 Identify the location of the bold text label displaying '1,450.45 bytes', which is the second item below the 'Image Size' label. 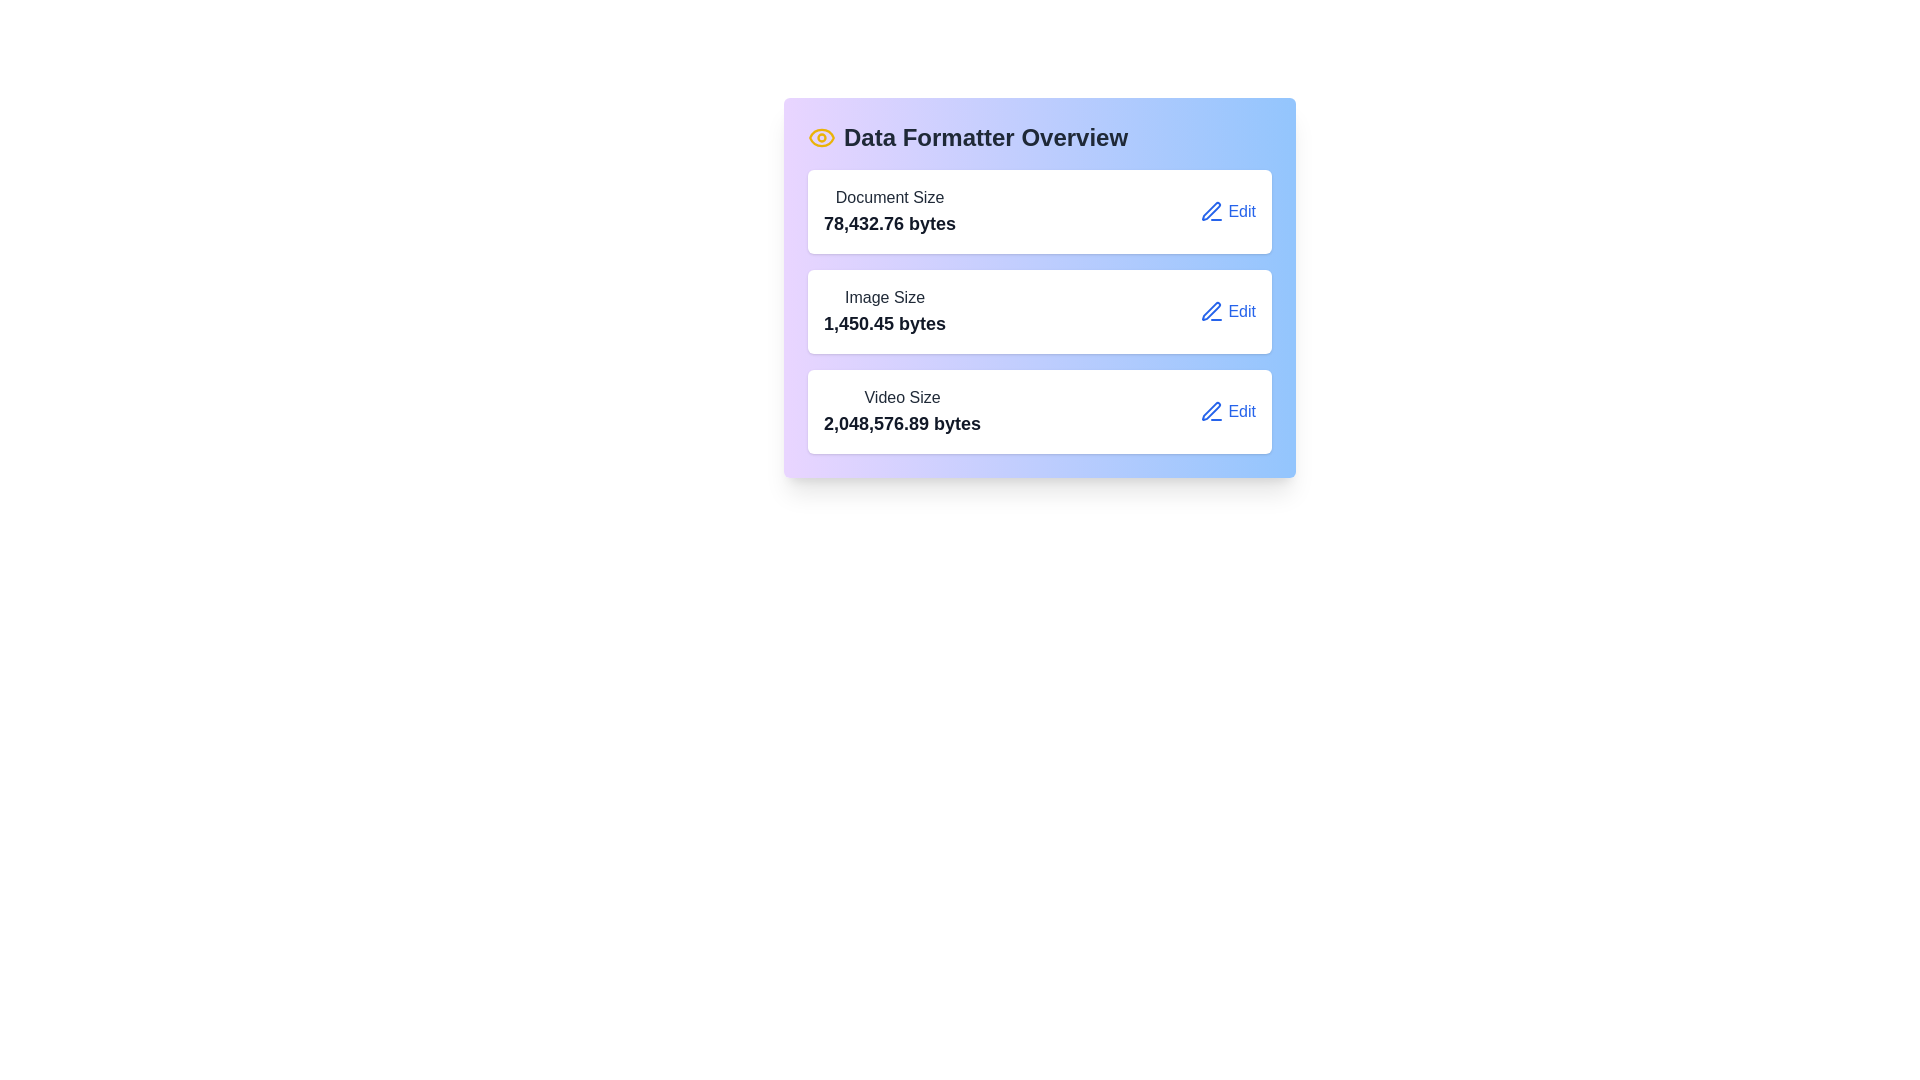
(884, 323).